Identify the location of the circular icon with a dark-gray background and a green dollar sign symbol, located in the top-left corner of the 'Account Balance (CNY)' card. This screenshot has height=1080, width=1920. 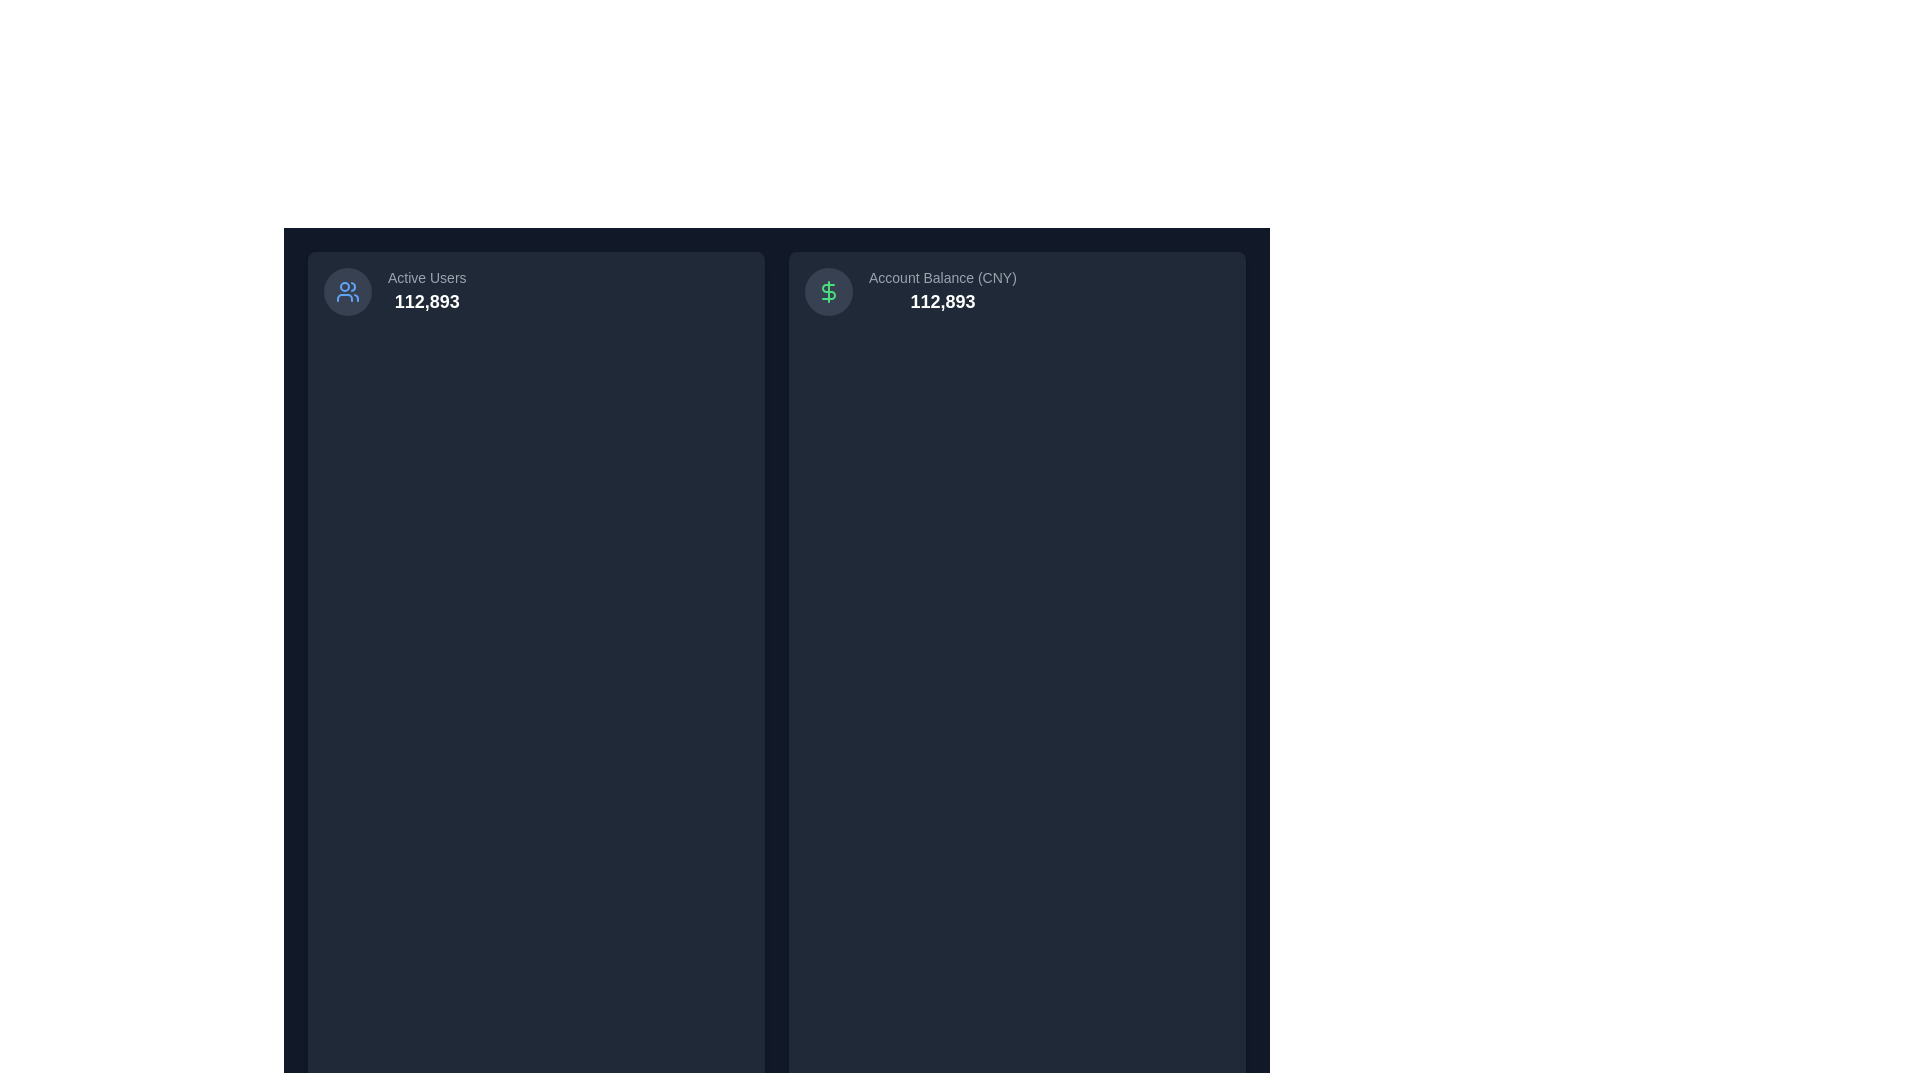
(829, 292).